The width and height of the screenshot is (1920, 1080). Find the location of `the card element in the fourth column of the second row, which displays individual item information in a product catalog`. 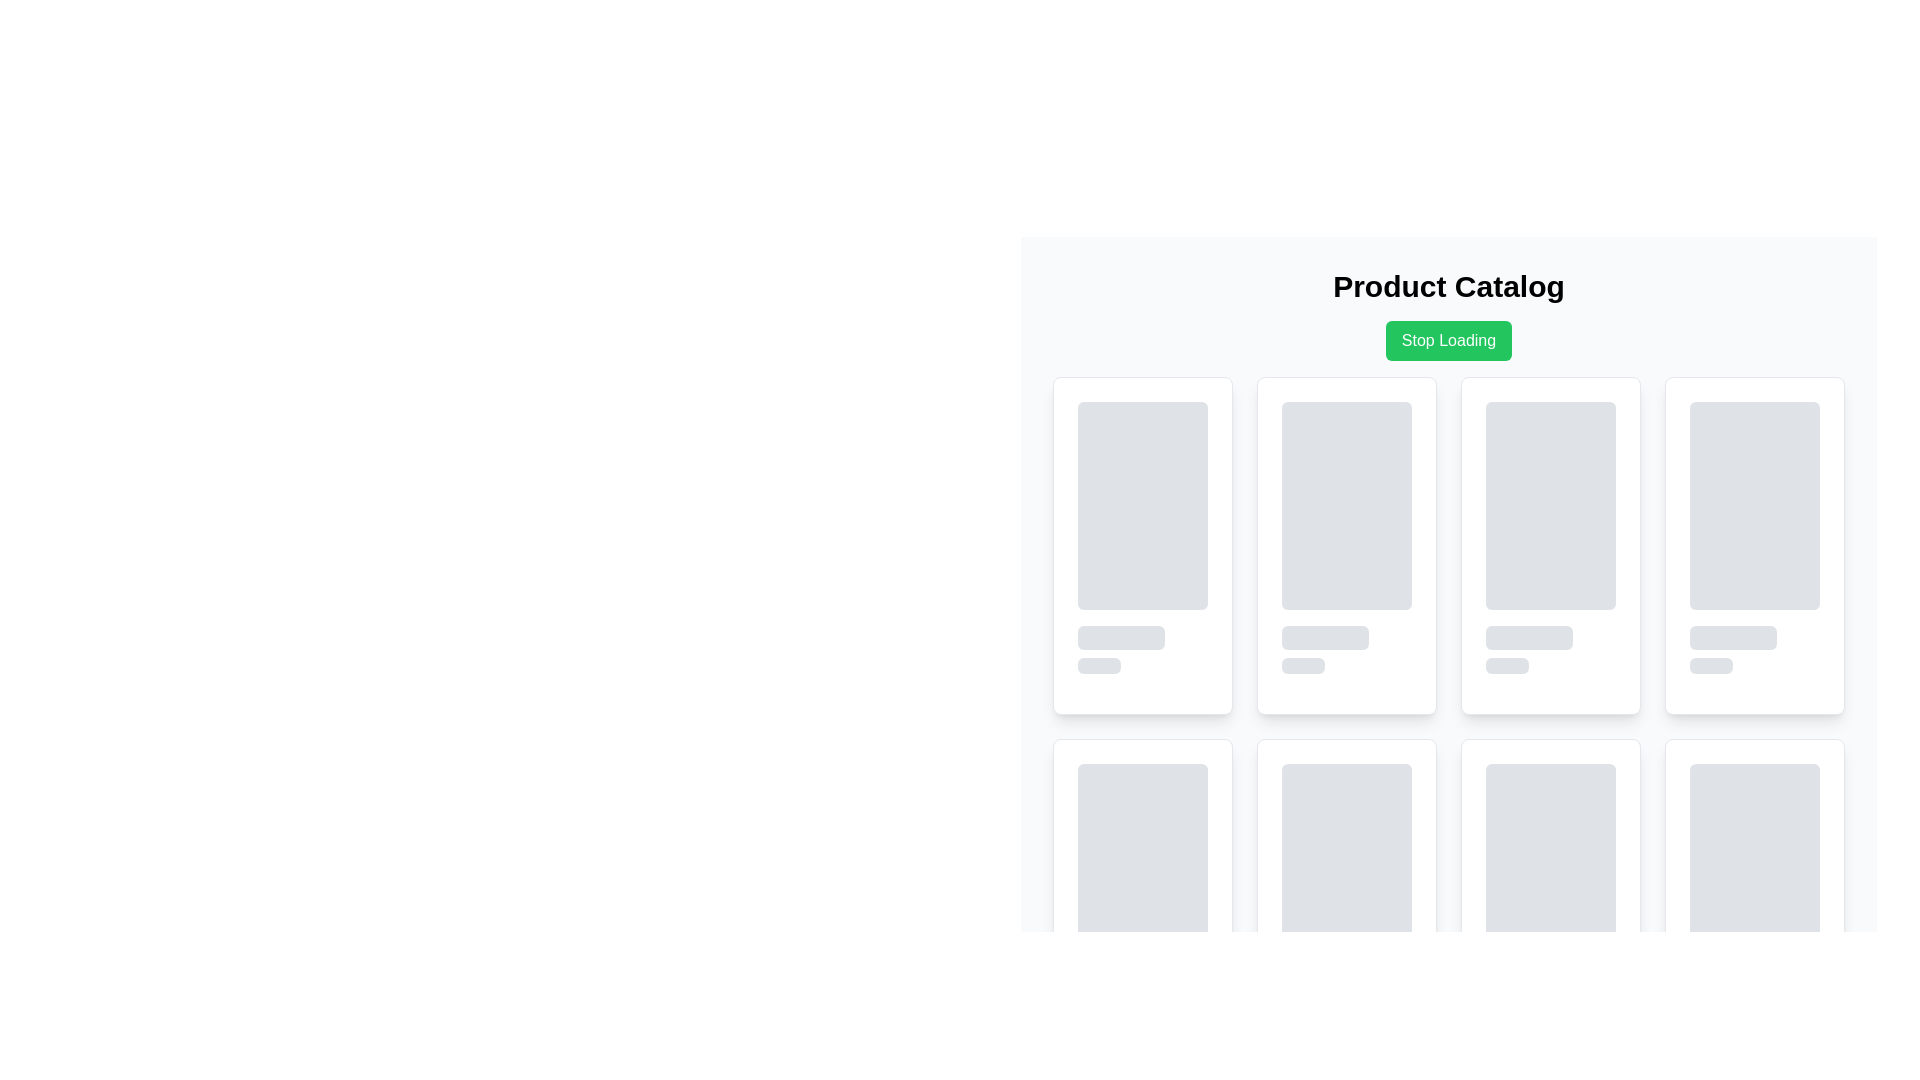

the card element in the fourth column of the second row, which displays individual item information in a product catalog is located at coordinates (1347, 907).